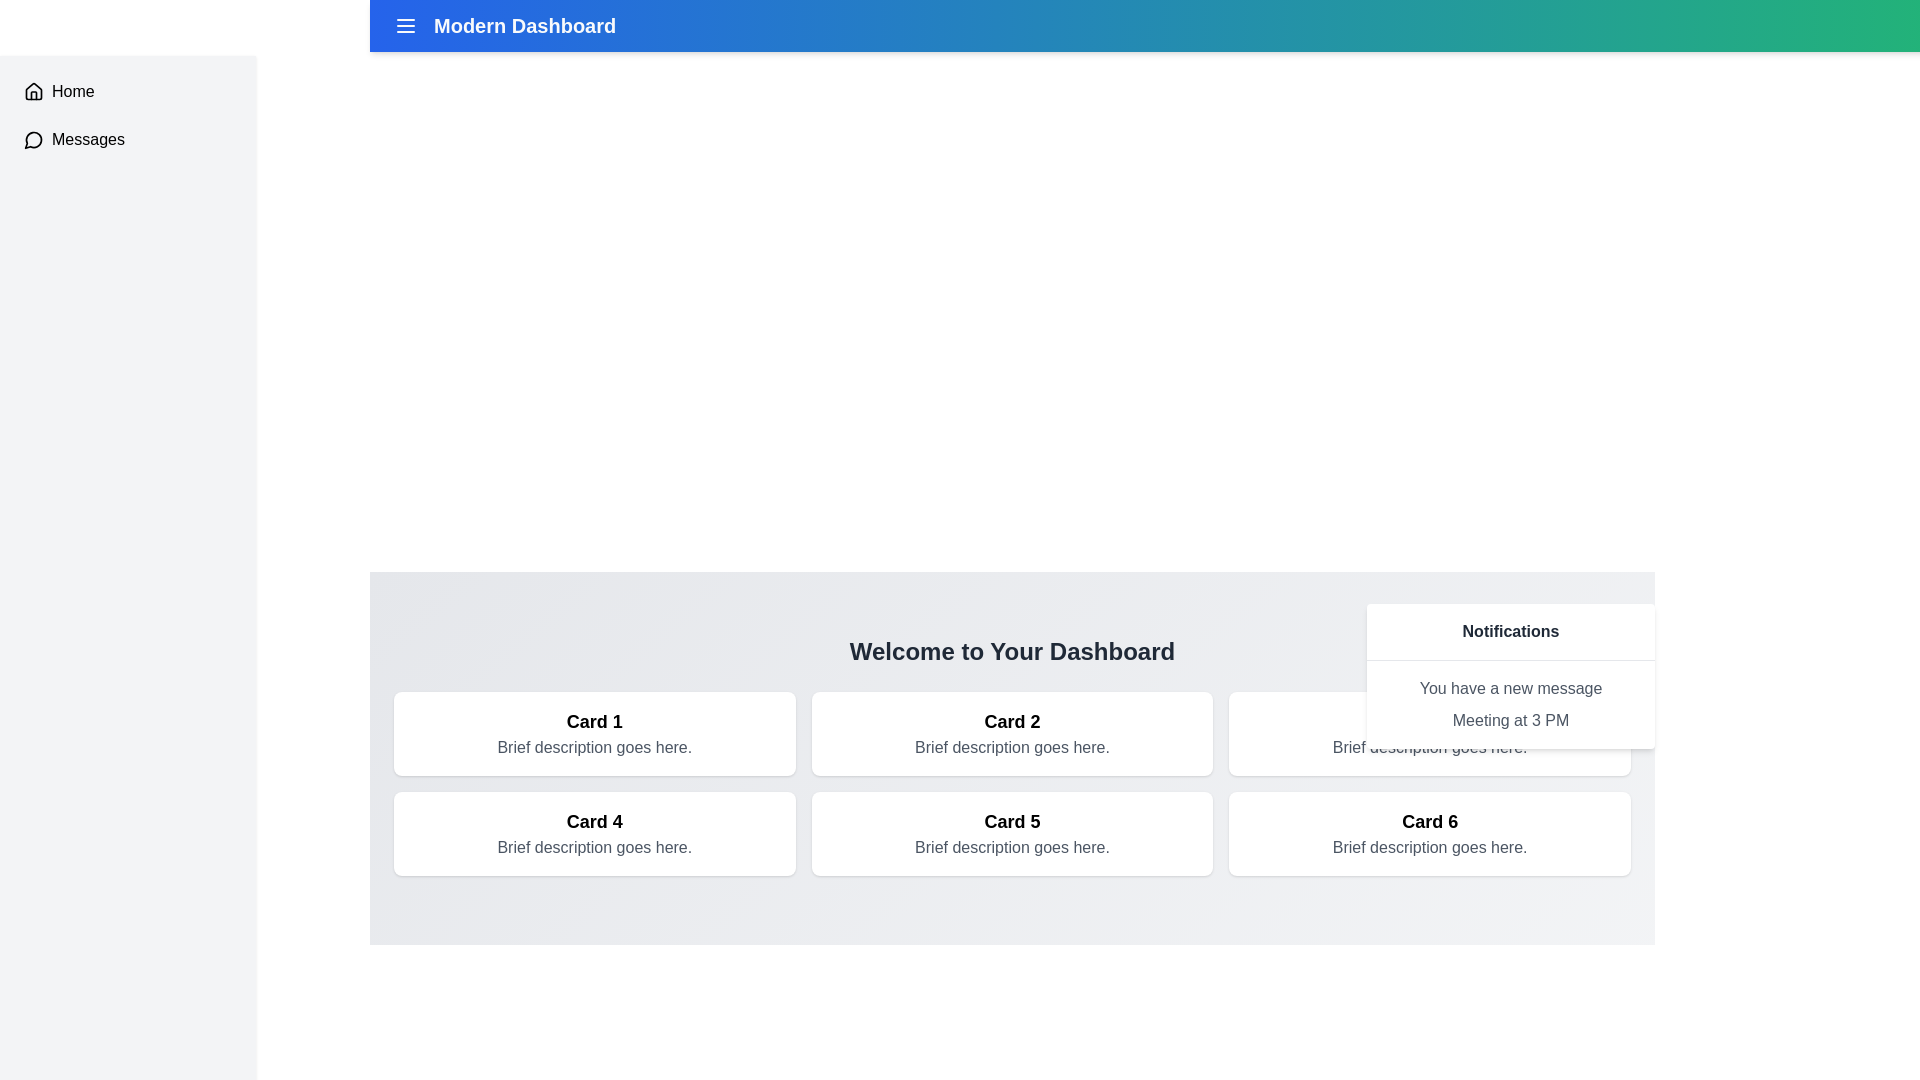  Describe the element at coordinates (33, 92) in the screenshot. I see `the 'Home' SVG icon in the sidebar navigation menu, which visually indicates the 'Home' section` at that location.